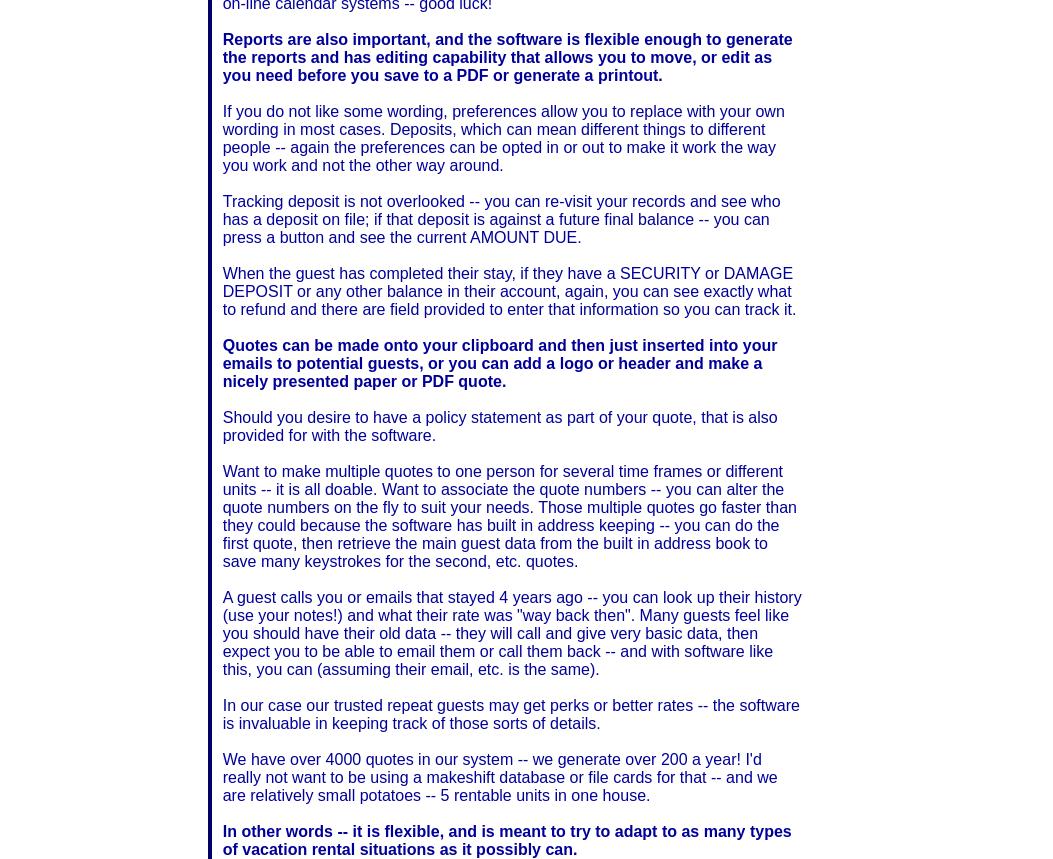  Describe the element at coordinates (509, 515) in the screenshot. I see `'Want to make multiple quotes to one person for several time frames or different units -- it is all doable. Want to associate the quote numbers -- you can alter the quote numbers on the fly to suit your needs. Those multiple quotes go faster than they could because the software has built in address keeping -- you can do the first quote, then retrieve the main guest data from the built in address book to save many keystrokes for the second, etc. quotes.'` at that location.